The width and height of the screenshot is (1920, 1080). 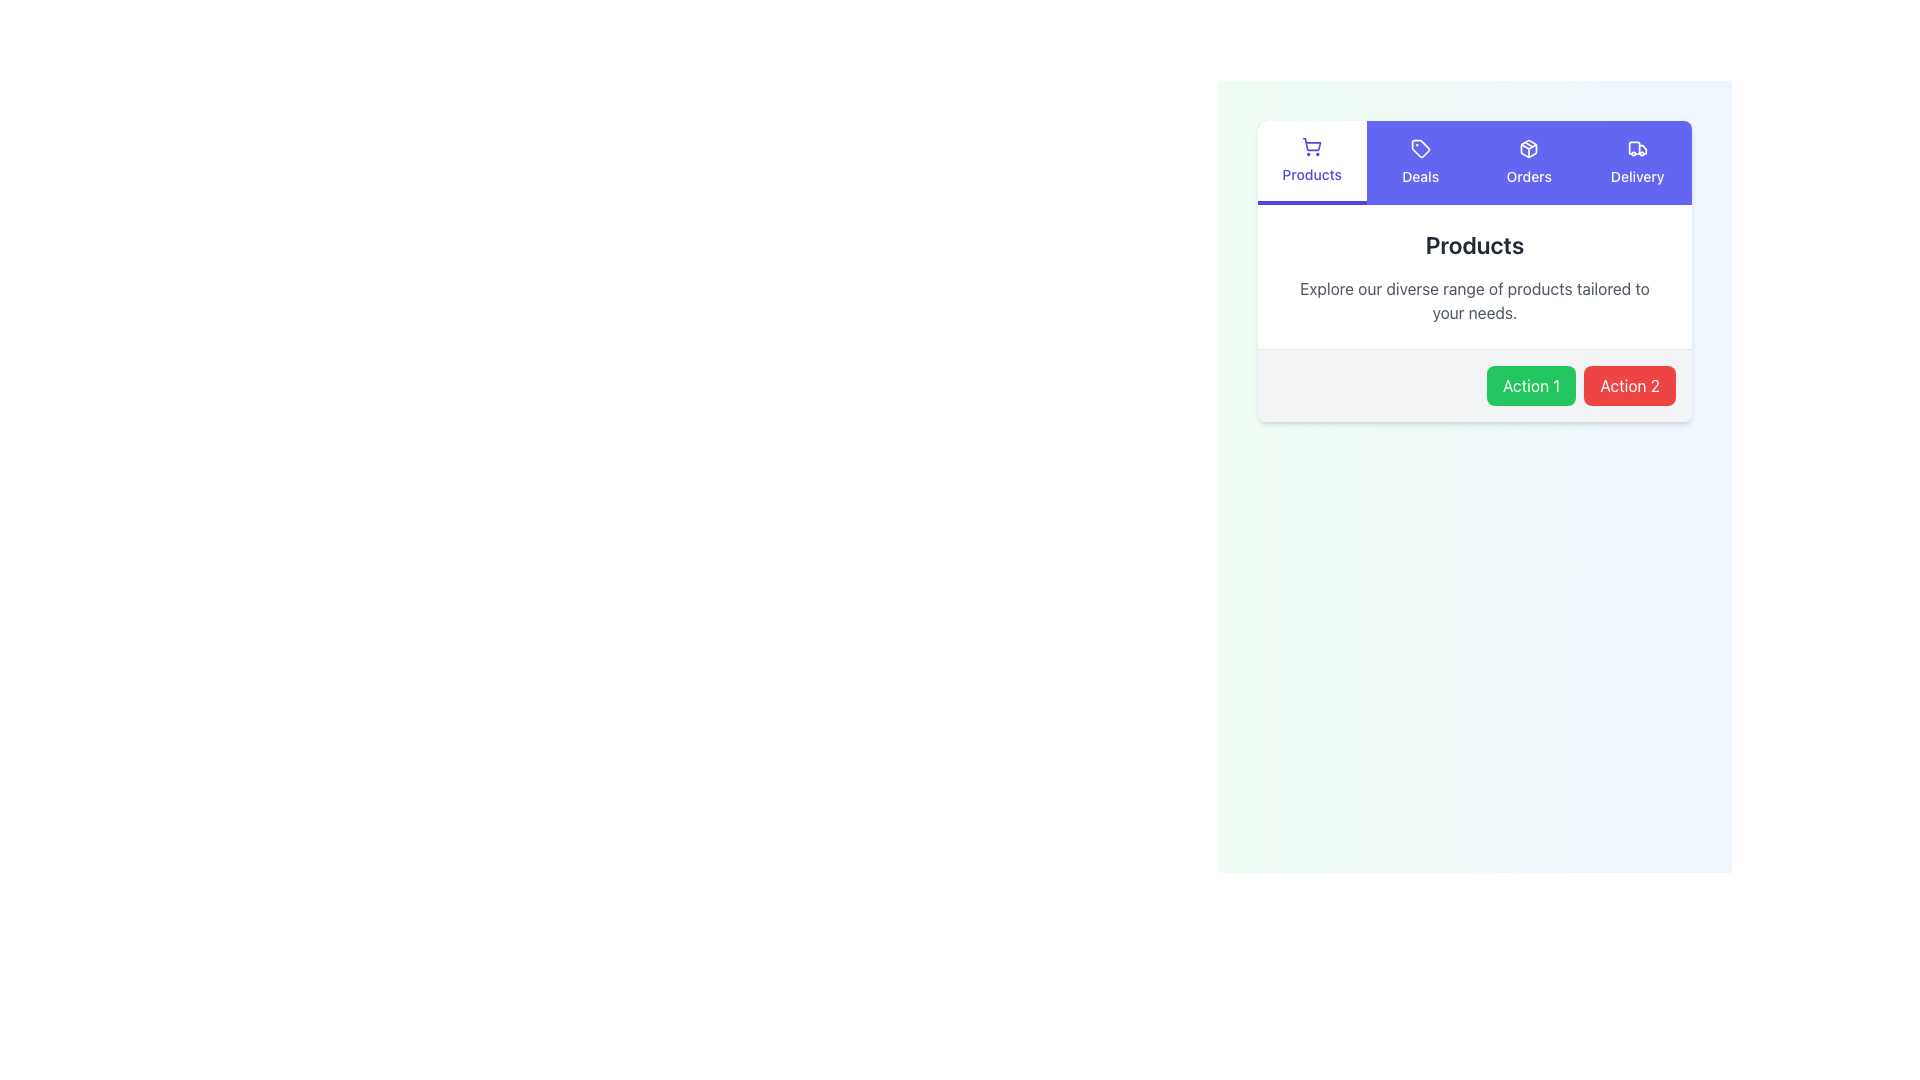 What do you see at coordinates (1419, 148) in the screenshot?
I see `the 'Deals' icon in the top navigation bar, which is positioned between the 'Products' and 'Orders' icons` at bounding box center [1419, 148].